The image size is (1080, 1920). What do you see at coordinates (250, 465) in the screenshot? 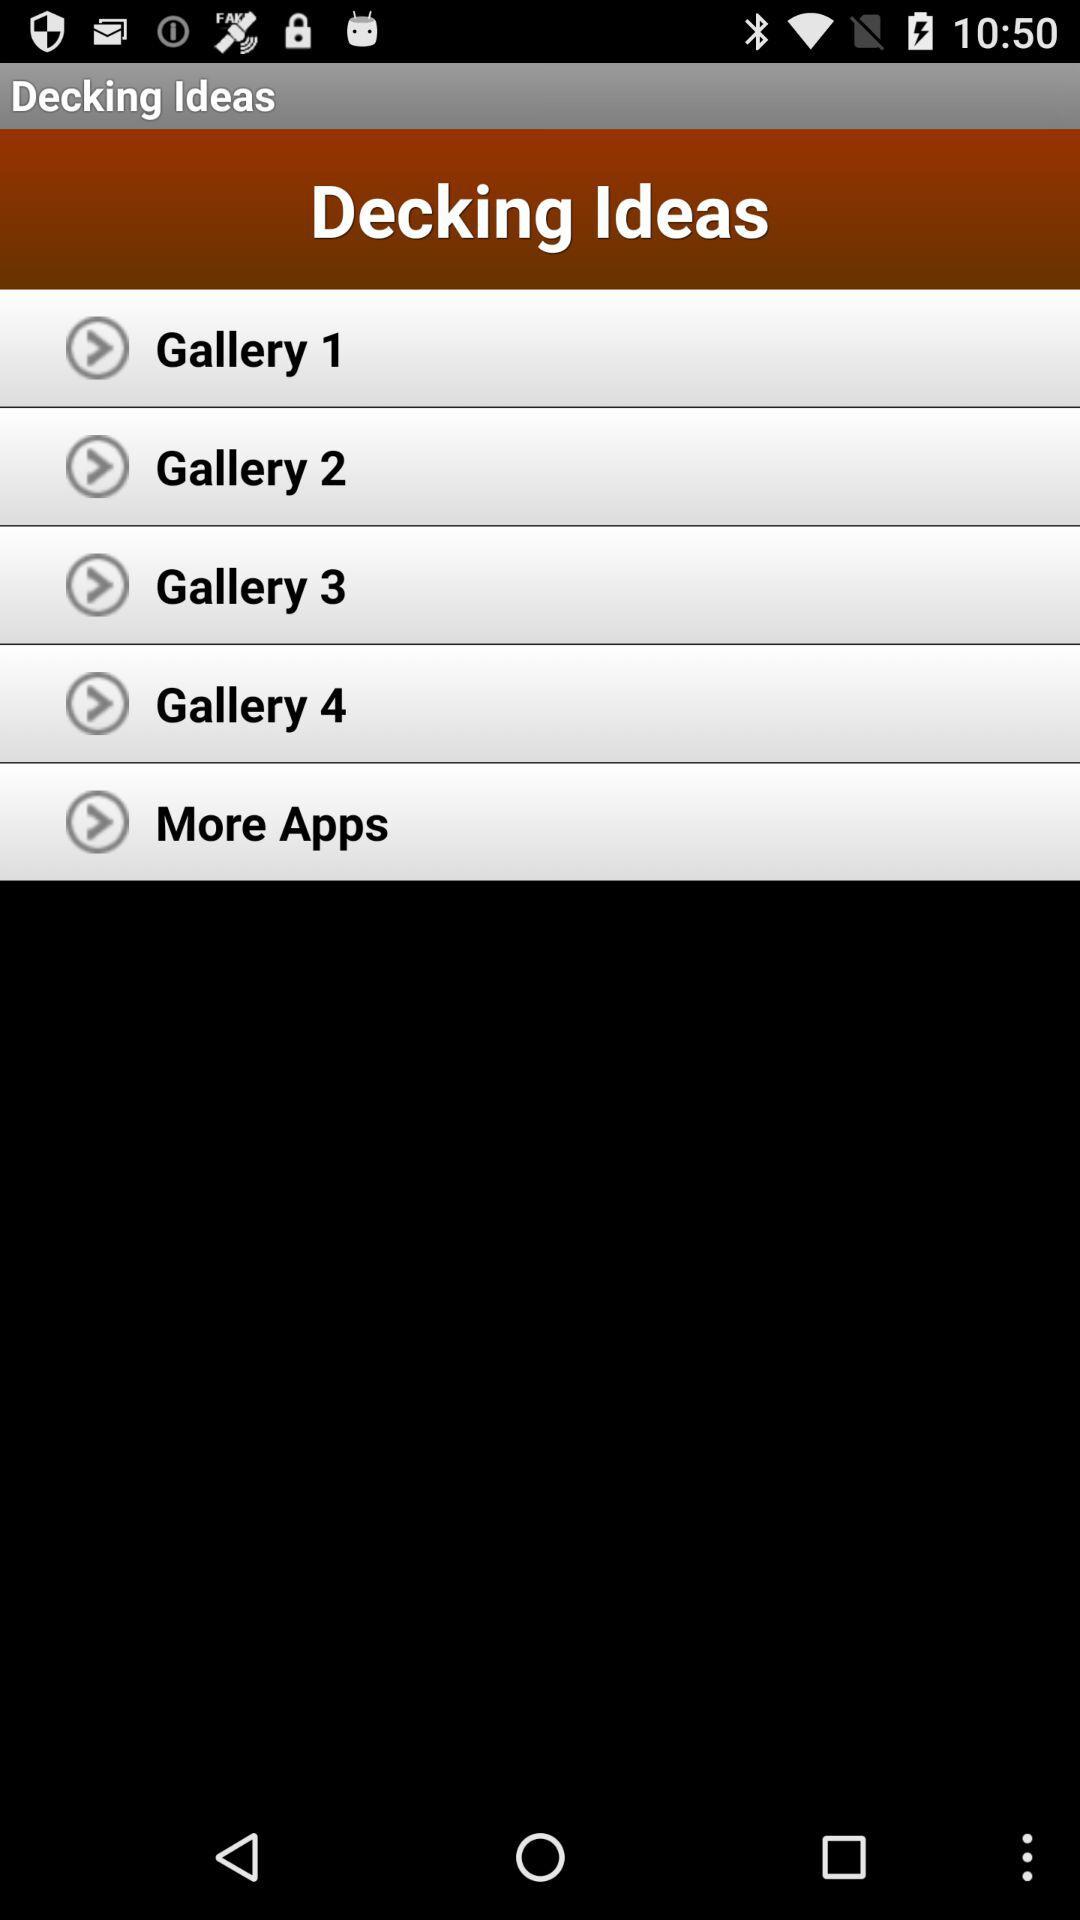
I see `gallery 2` at bounding box center [250, 465].